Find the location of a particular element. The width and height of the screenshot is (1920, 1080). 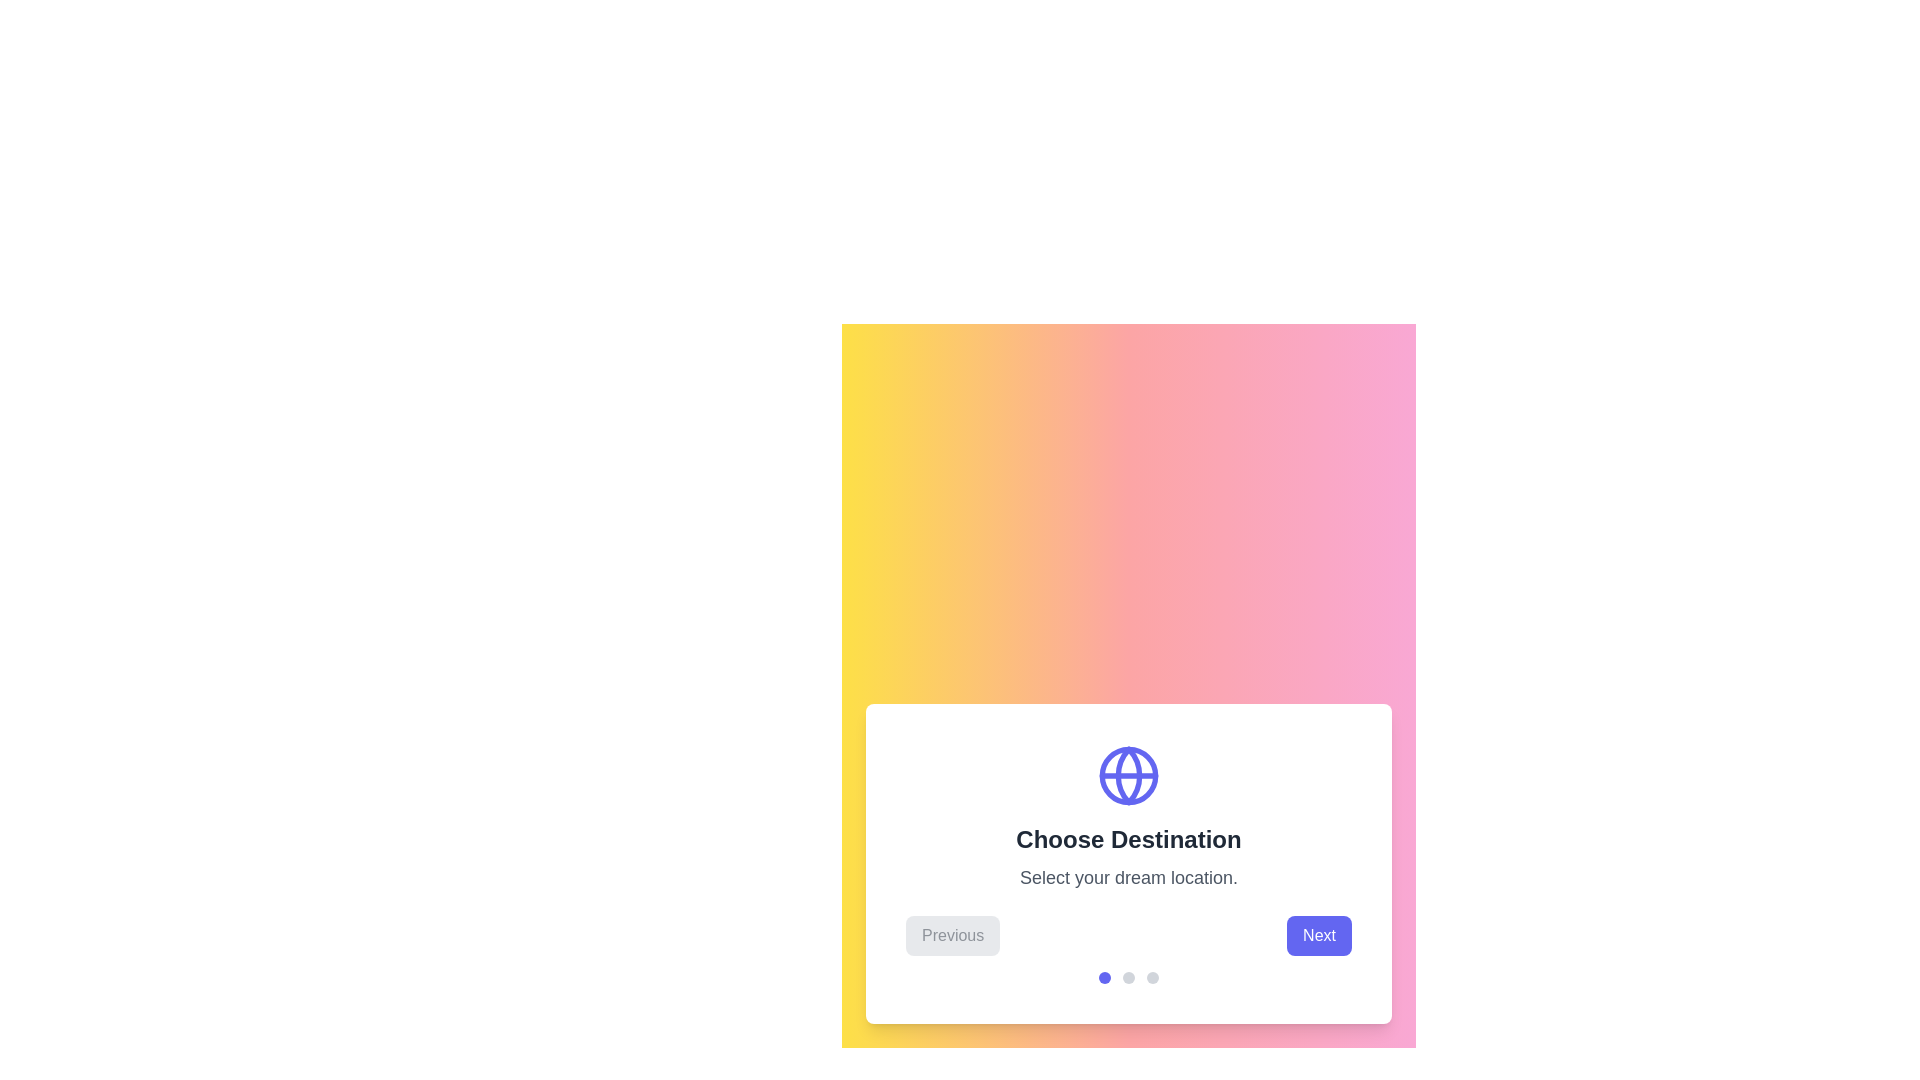

the 'Next' button to navigate to the next step is located at coordinates (1319, 936).